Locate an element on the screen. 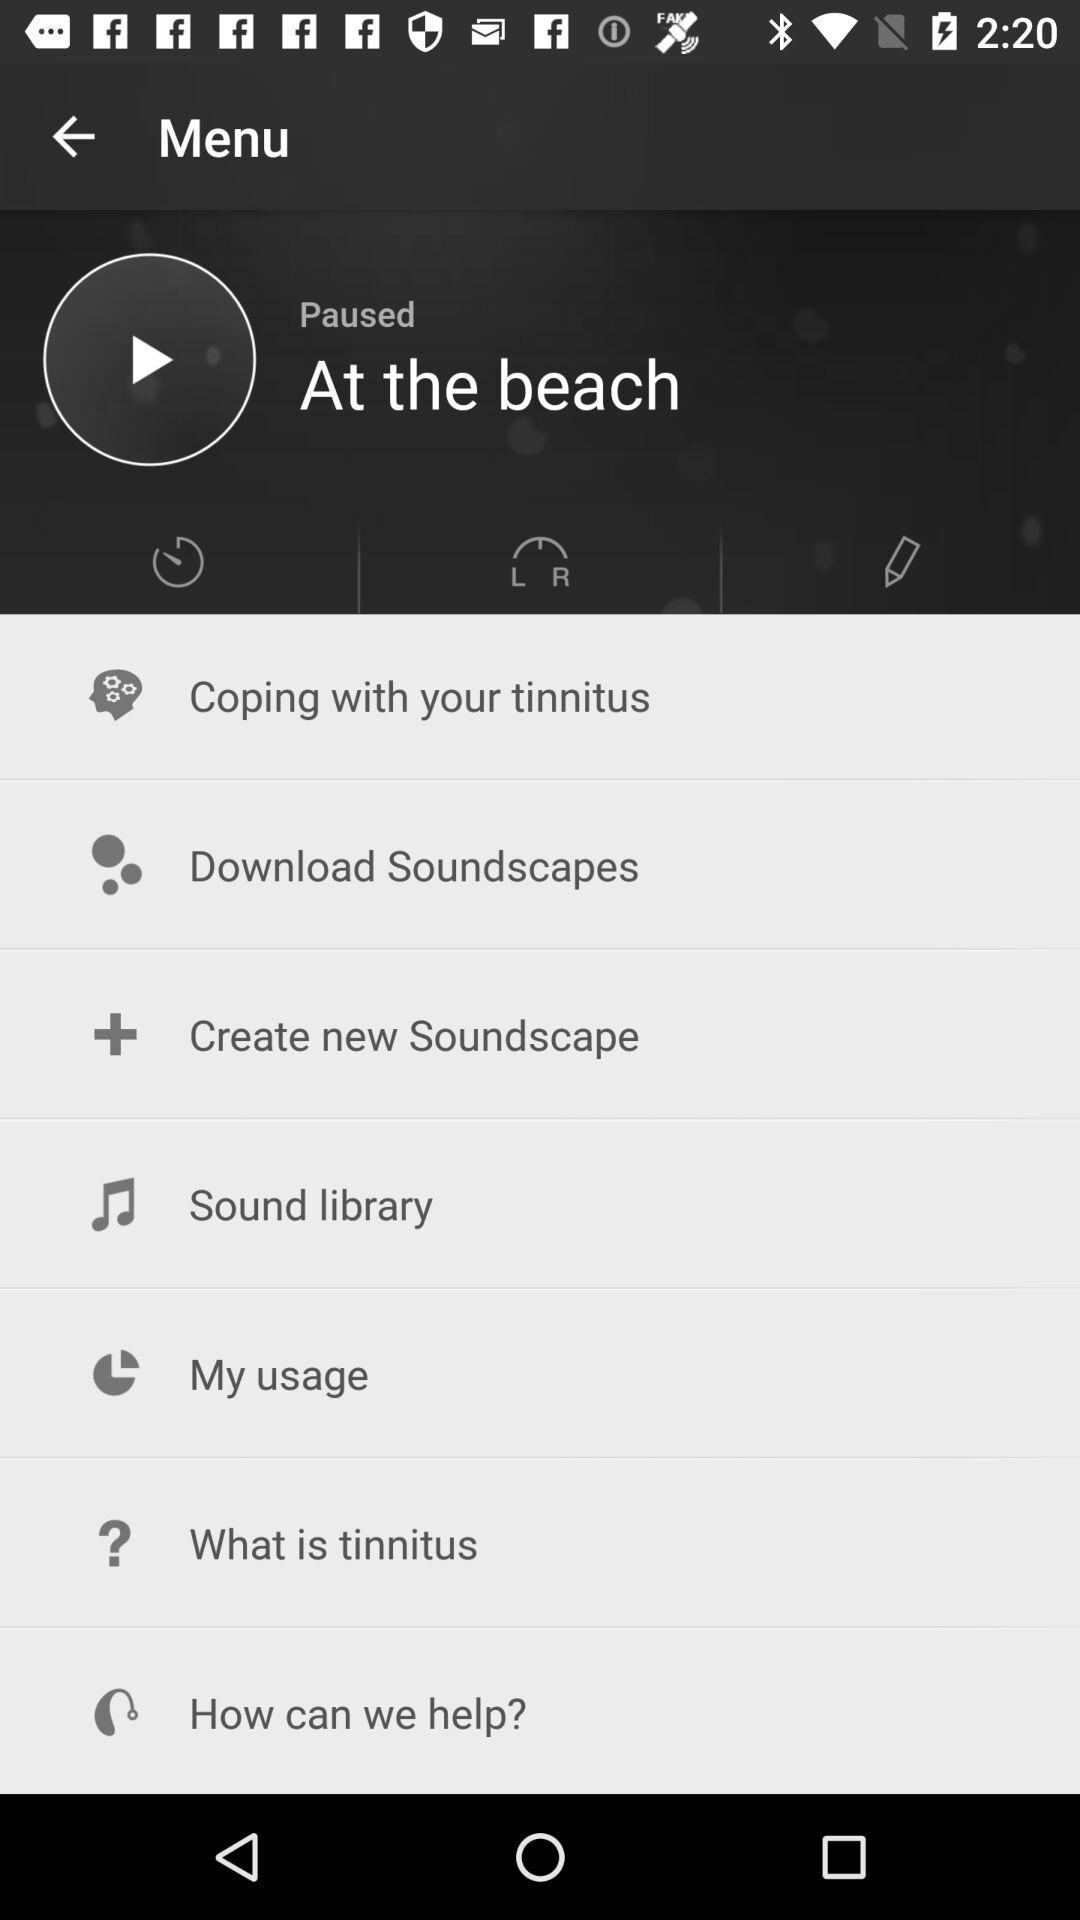 This screenshot has width=1080, height=1920. write something is located at coordinates (902, 560).